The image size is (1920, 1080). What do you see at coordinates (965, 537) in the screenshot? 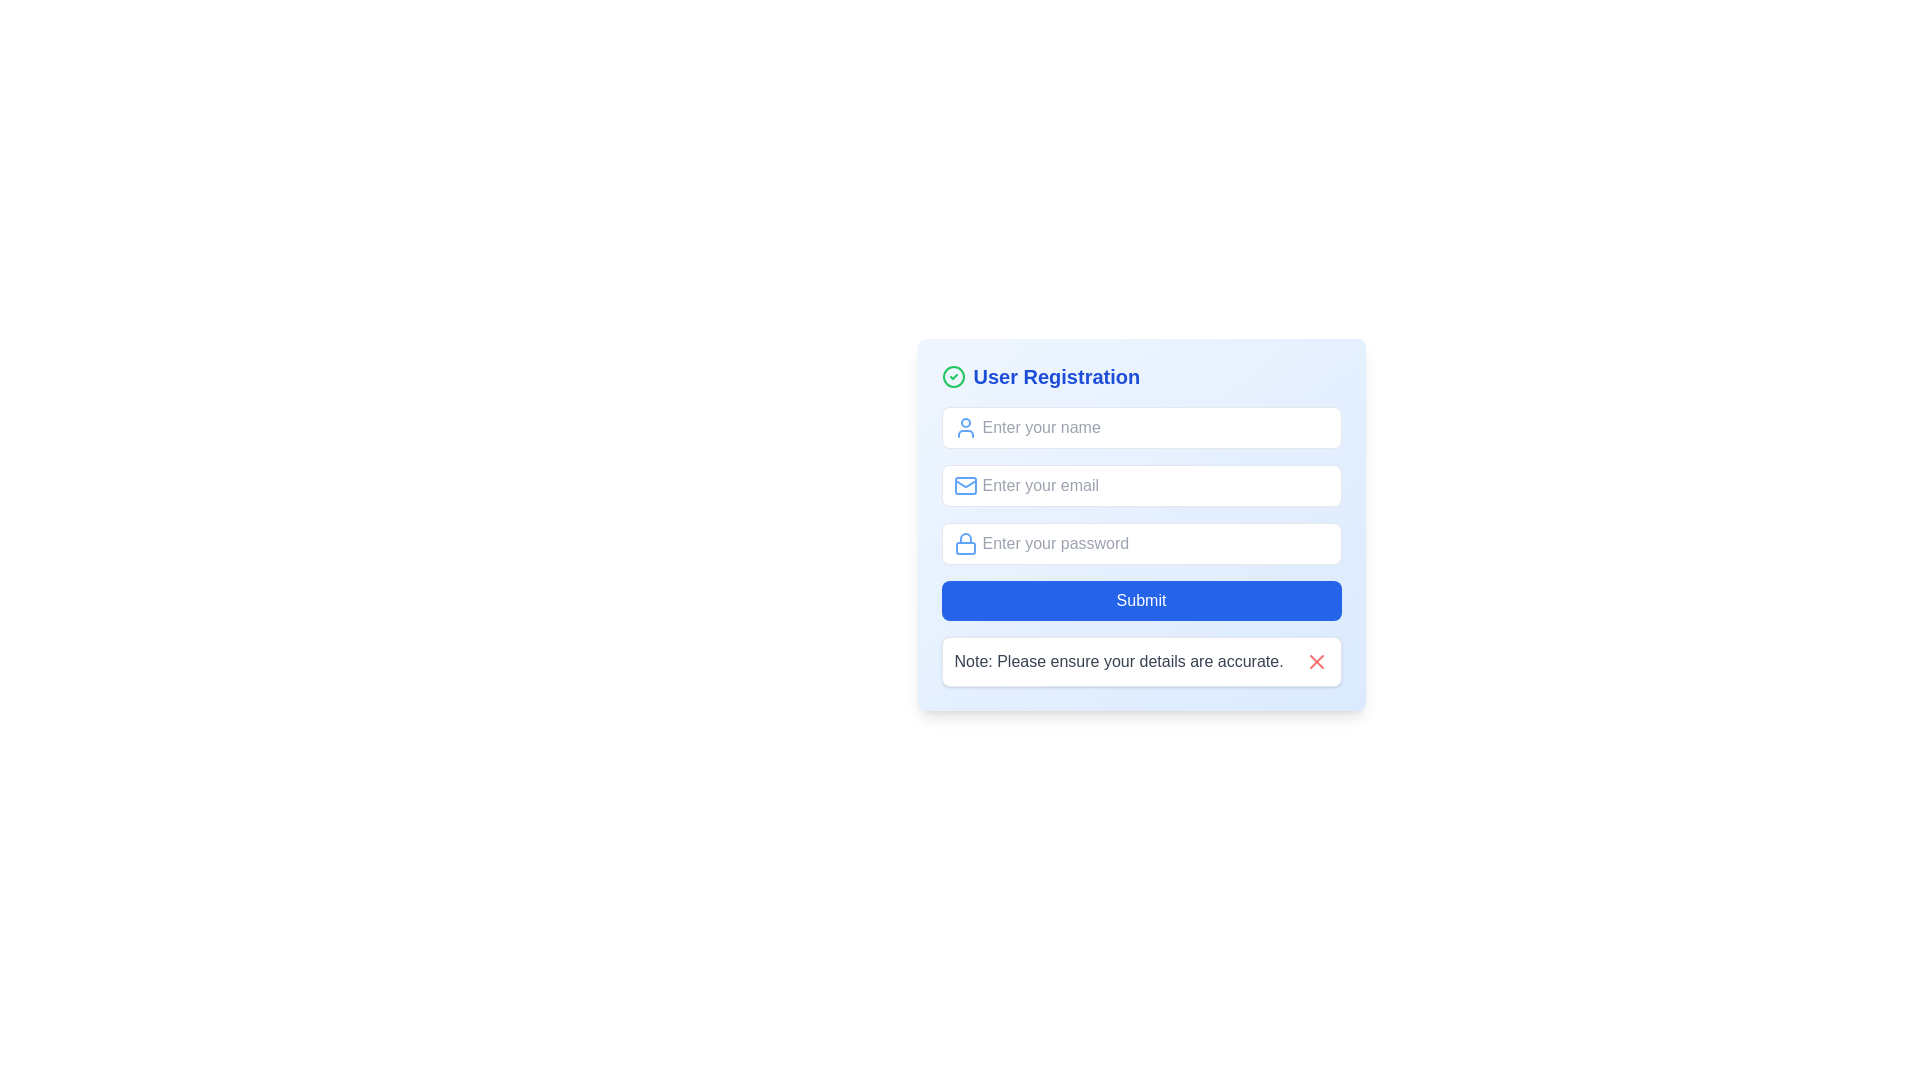
I see `the upper arc of the lock icon, which is part of the User Registration form, positioned to the left of the password input field` at bounding box center [965, 537].